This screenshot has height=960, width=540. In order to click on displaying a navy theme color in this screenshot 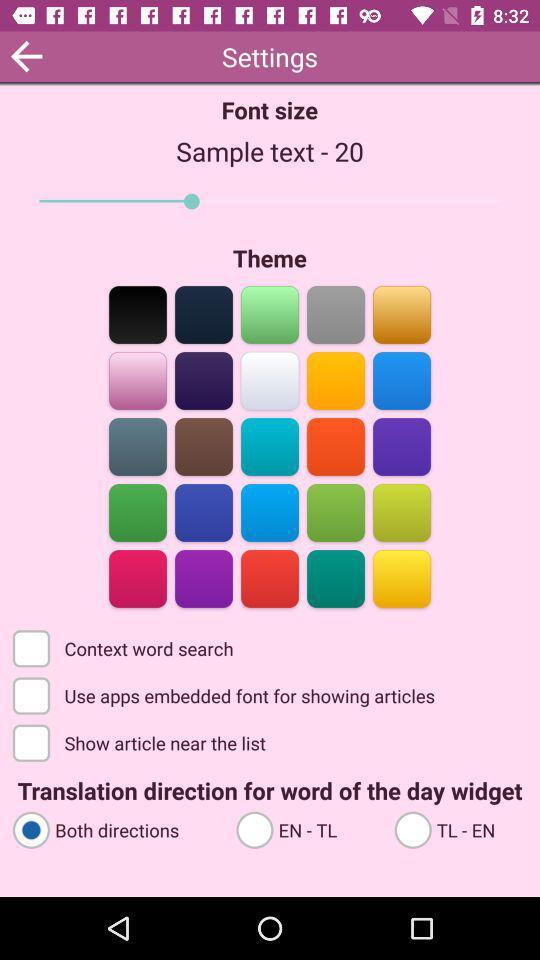, I will do `click(203, 313)`.